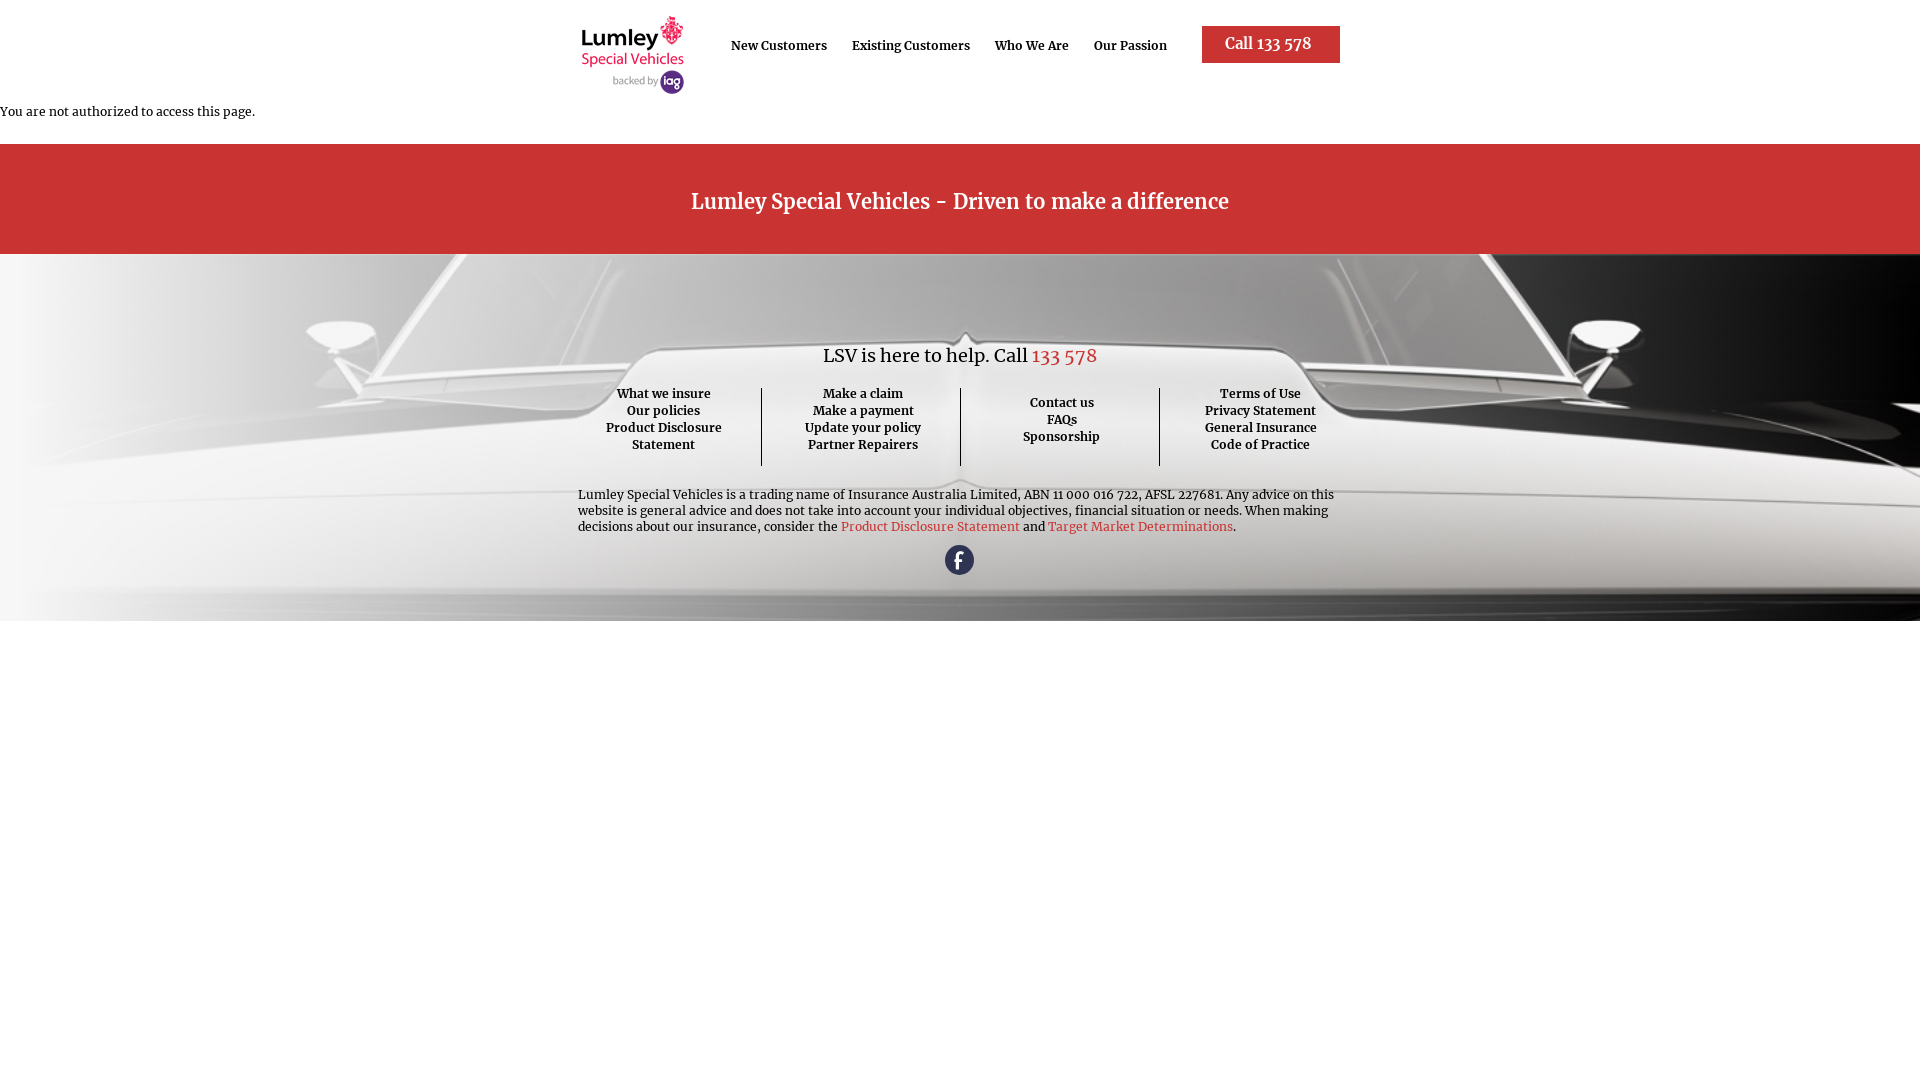  I want to click on 'Existing Customers', so click(910, 45).